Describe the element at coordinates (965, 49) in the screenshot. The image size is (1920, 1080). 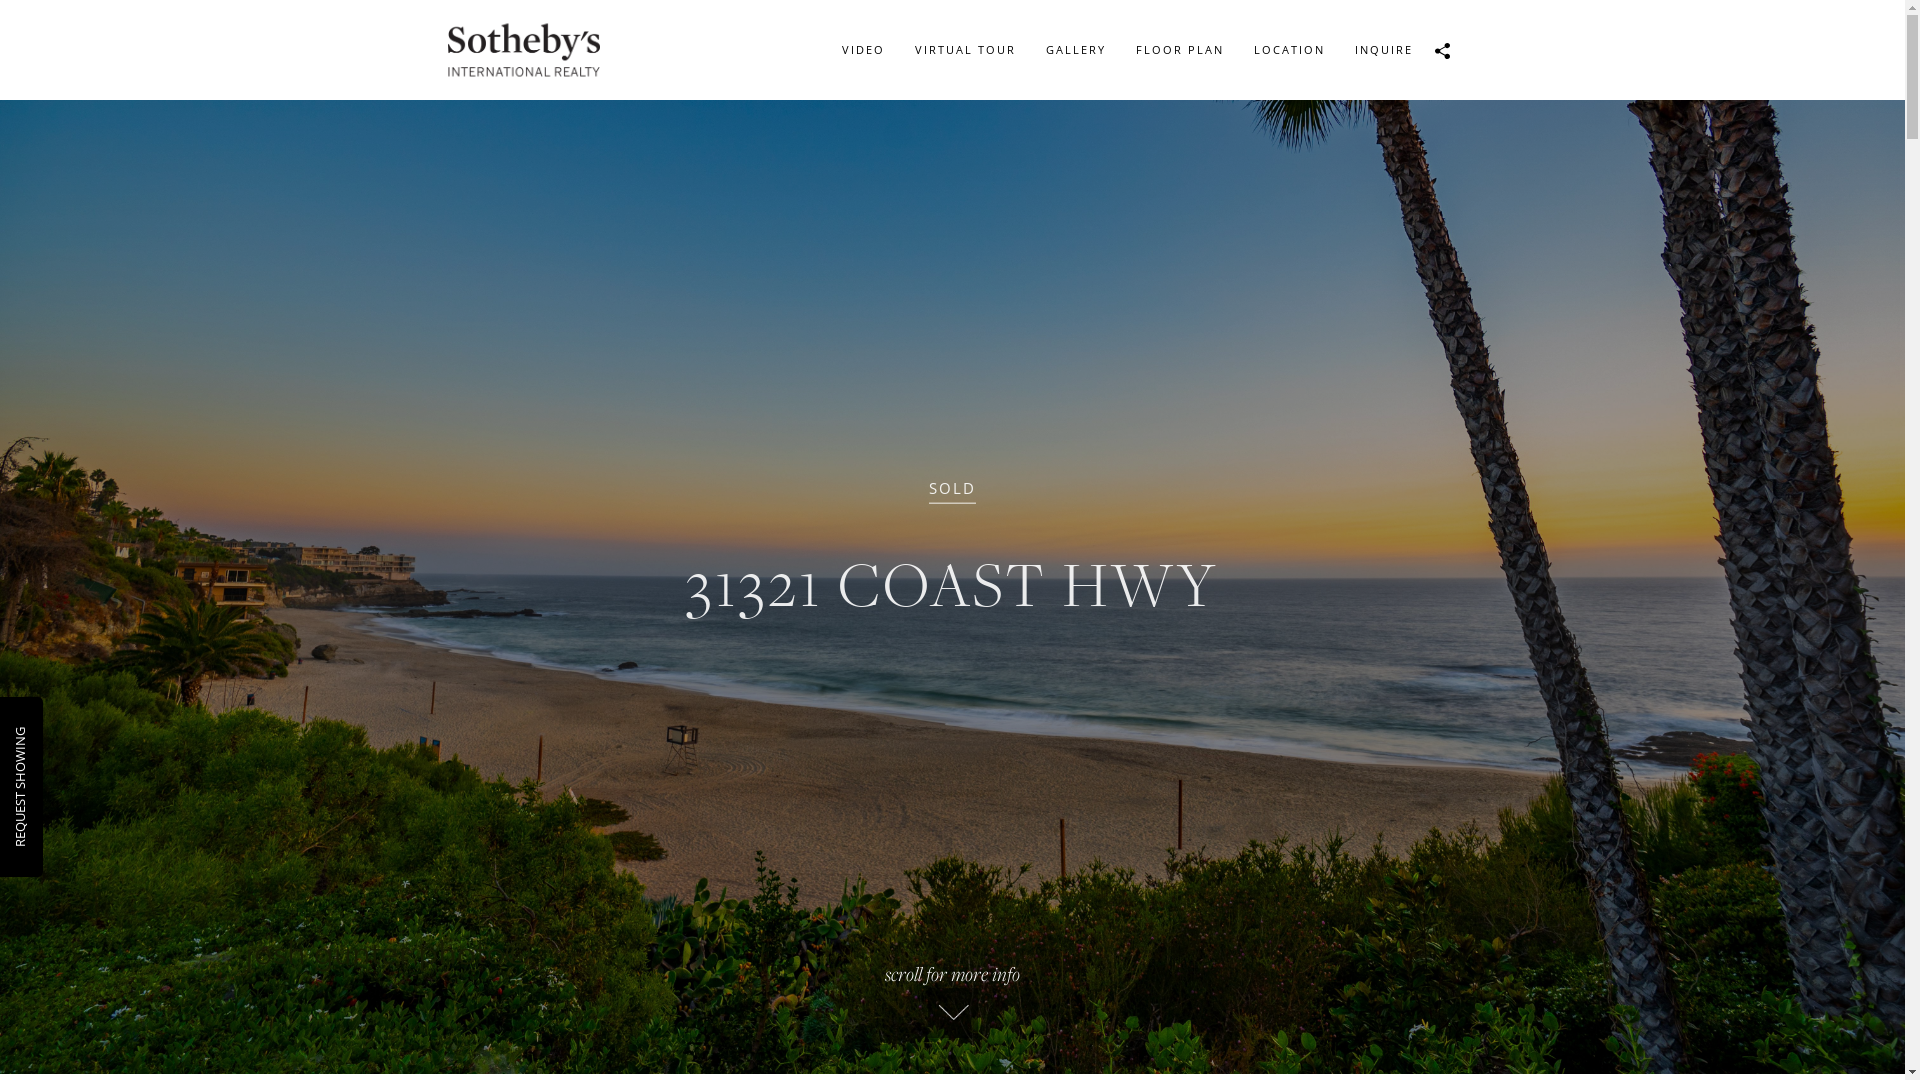
I see `'VIRTUAL TOUR'` at that location.